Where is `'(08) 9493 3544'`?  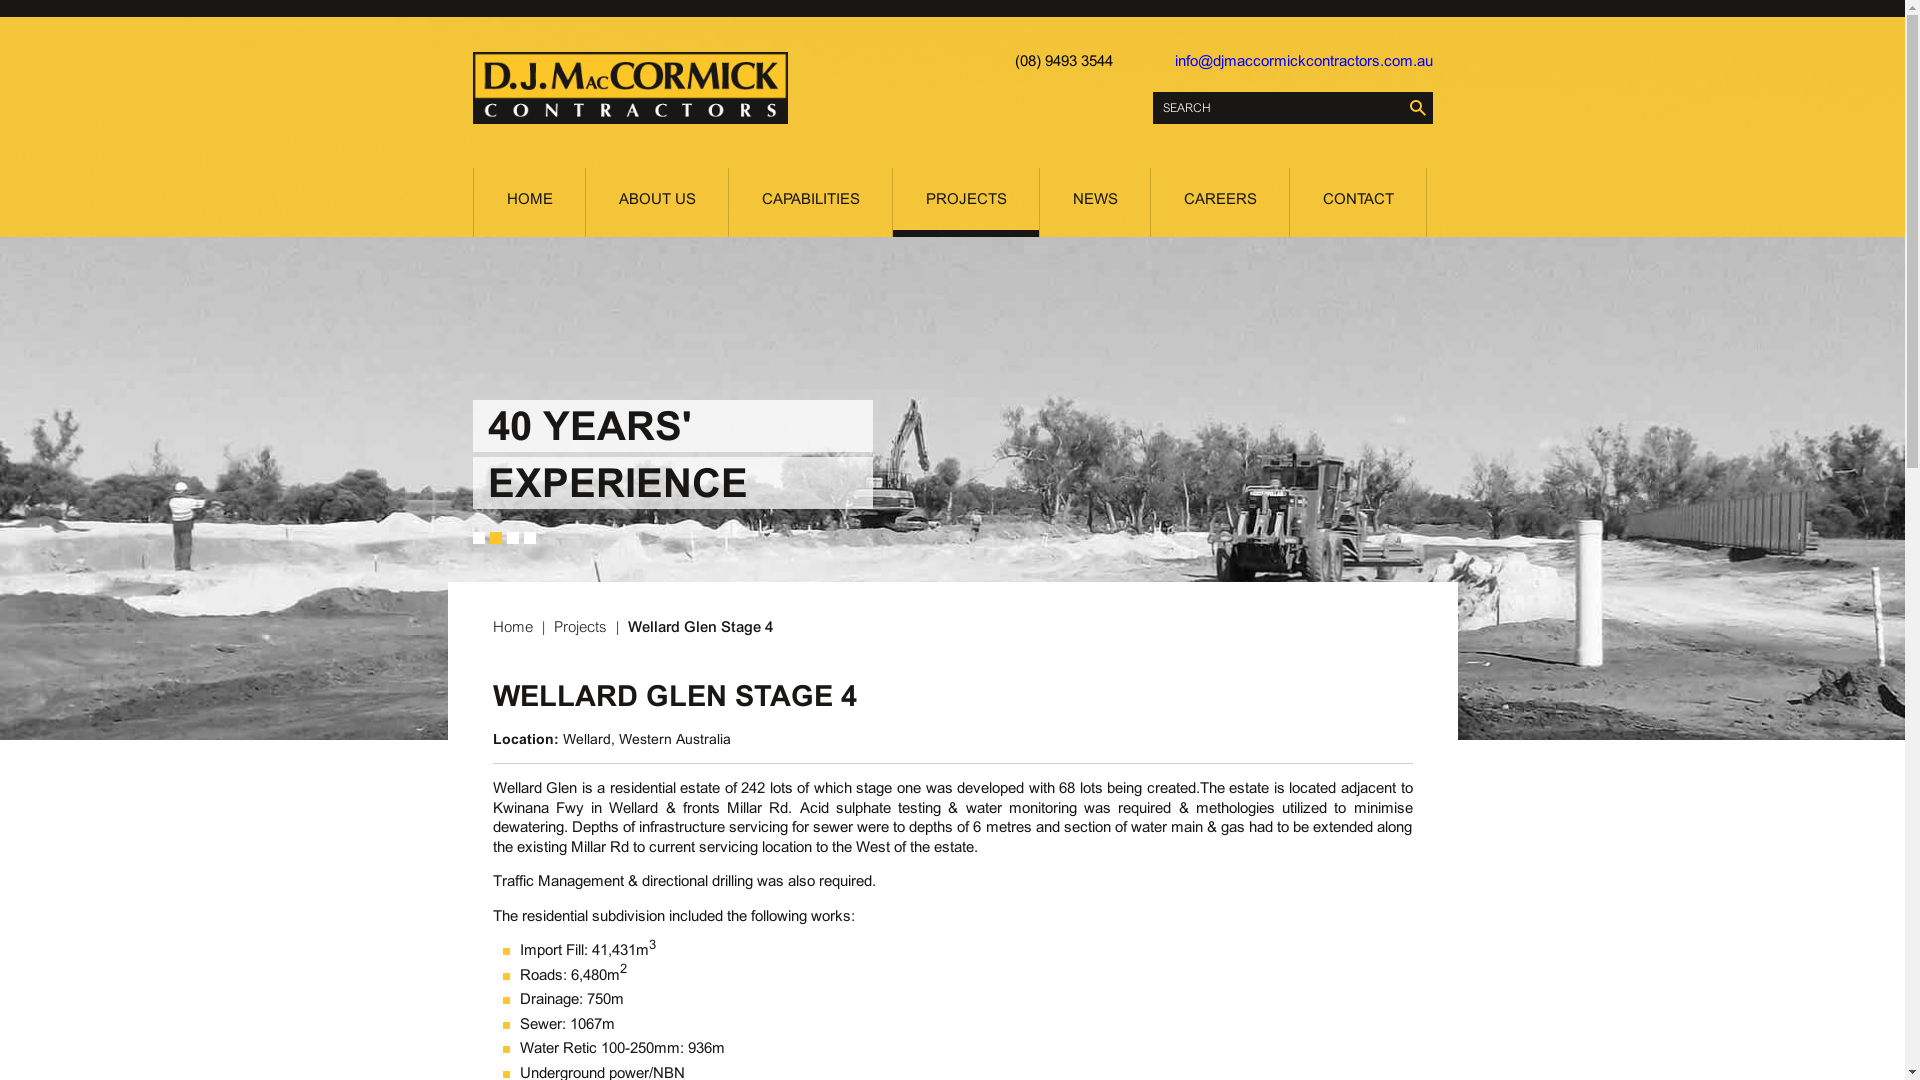 '(08) 9493 3544' is located at coordinates (1061, 60).